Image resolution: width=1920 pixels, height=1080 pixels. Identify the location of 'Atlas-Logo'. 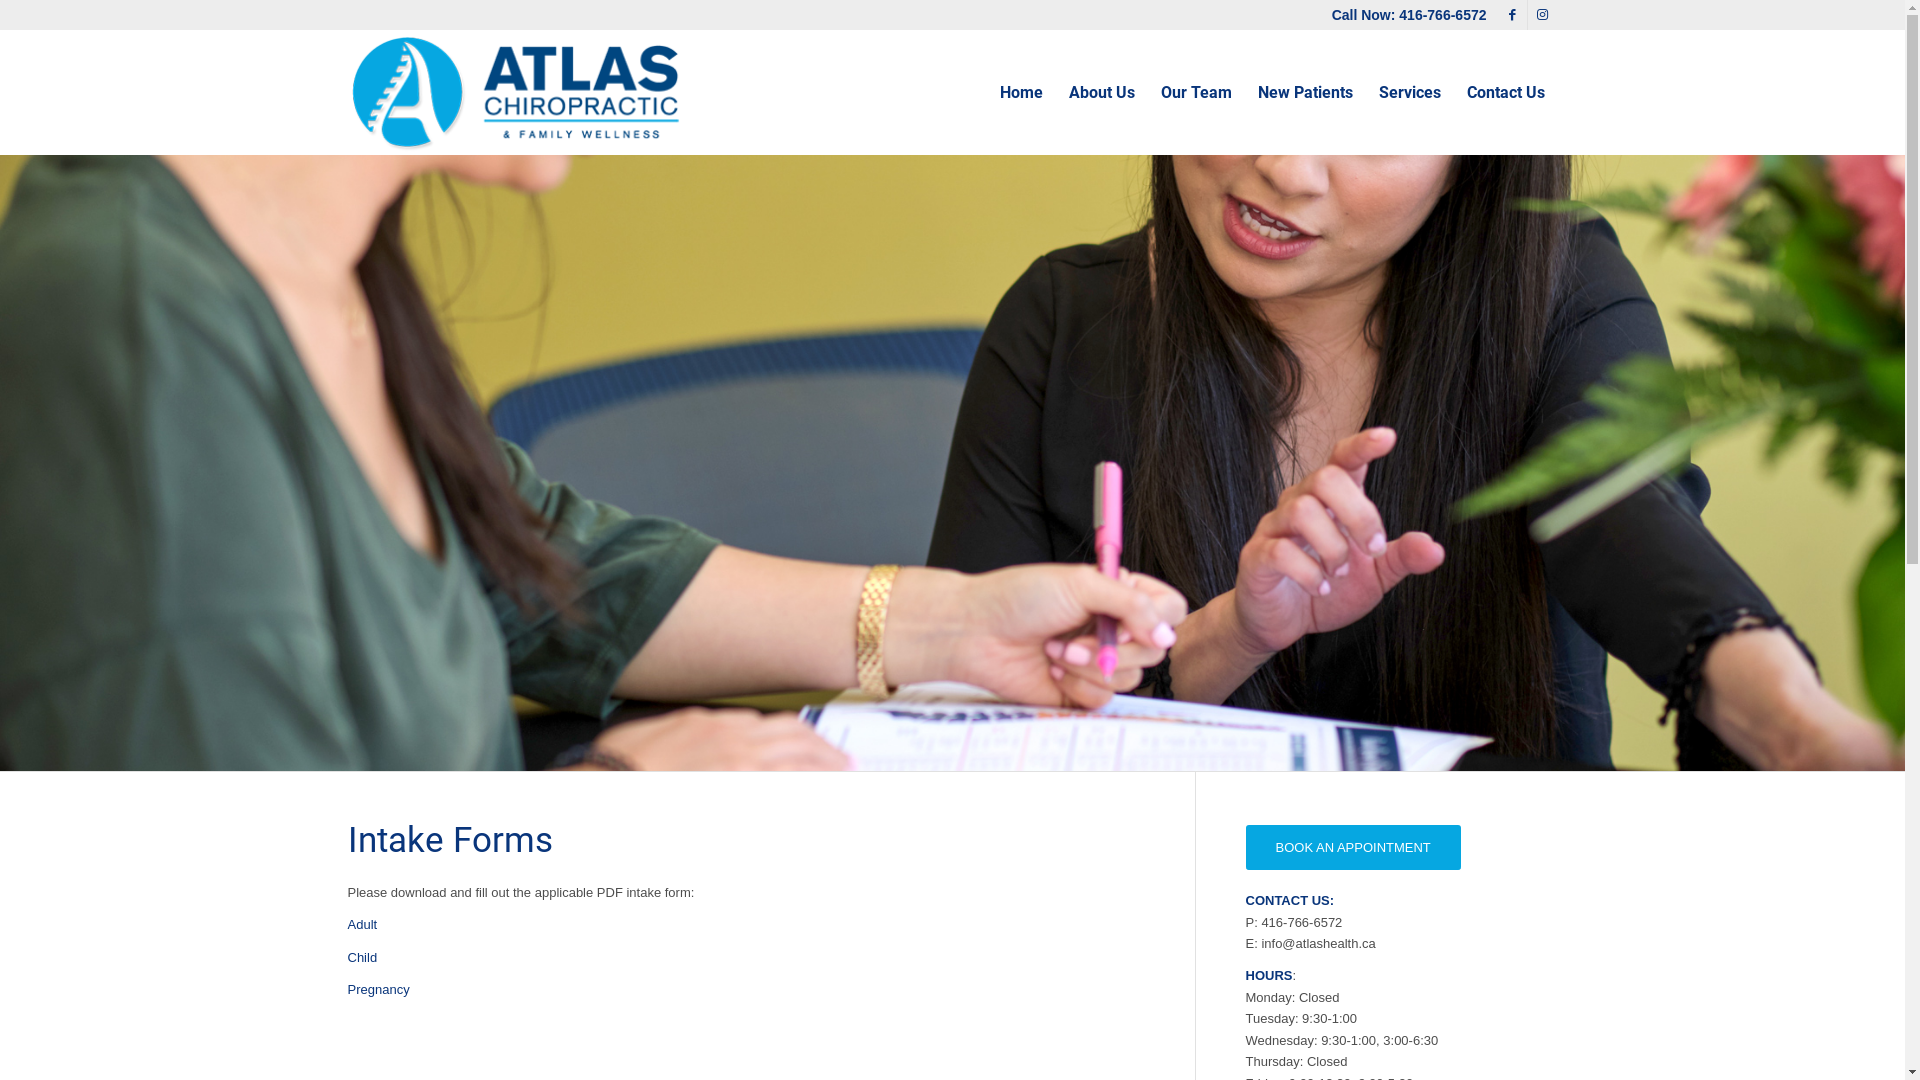
(516, 92).